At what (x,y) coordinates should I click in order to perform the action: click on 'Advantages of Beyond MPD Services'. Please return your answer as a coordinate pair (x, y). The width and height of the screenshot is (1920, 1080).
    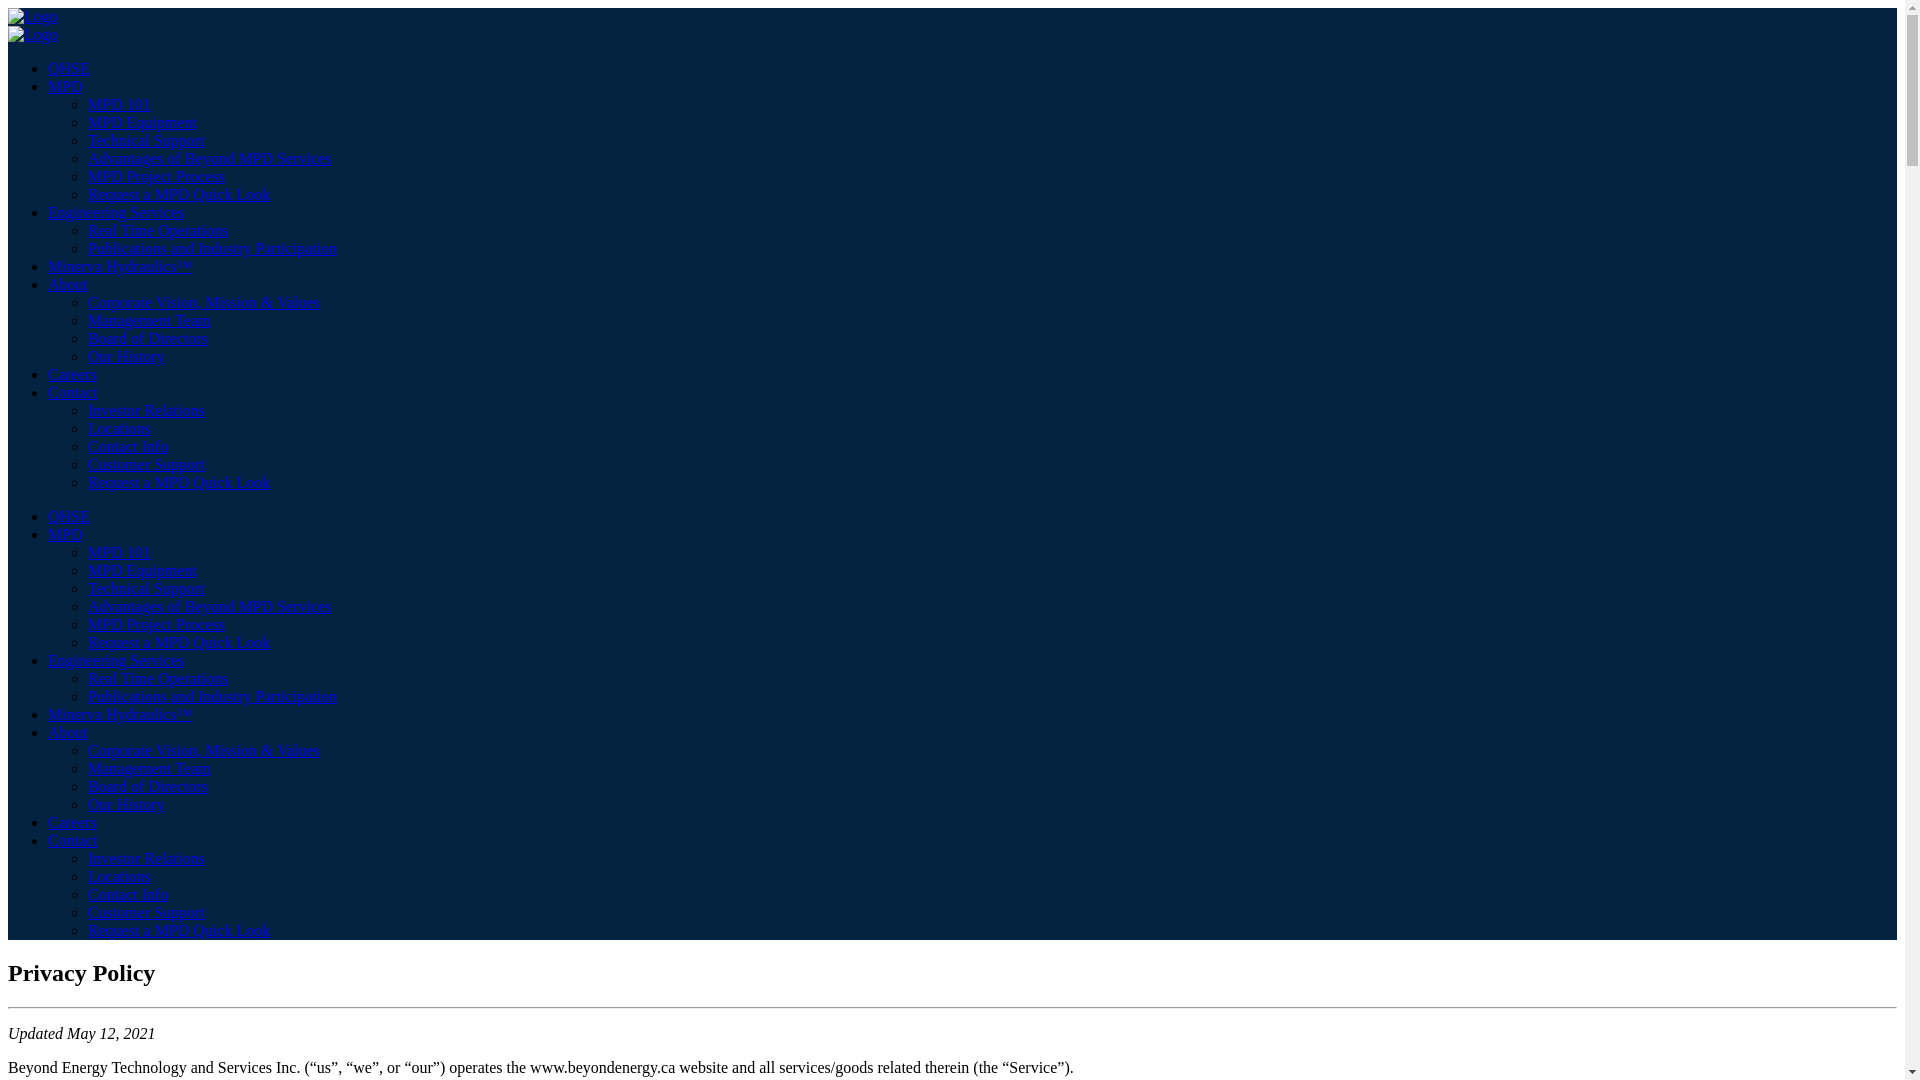
    Looking at the image, I should click on (210, 605).